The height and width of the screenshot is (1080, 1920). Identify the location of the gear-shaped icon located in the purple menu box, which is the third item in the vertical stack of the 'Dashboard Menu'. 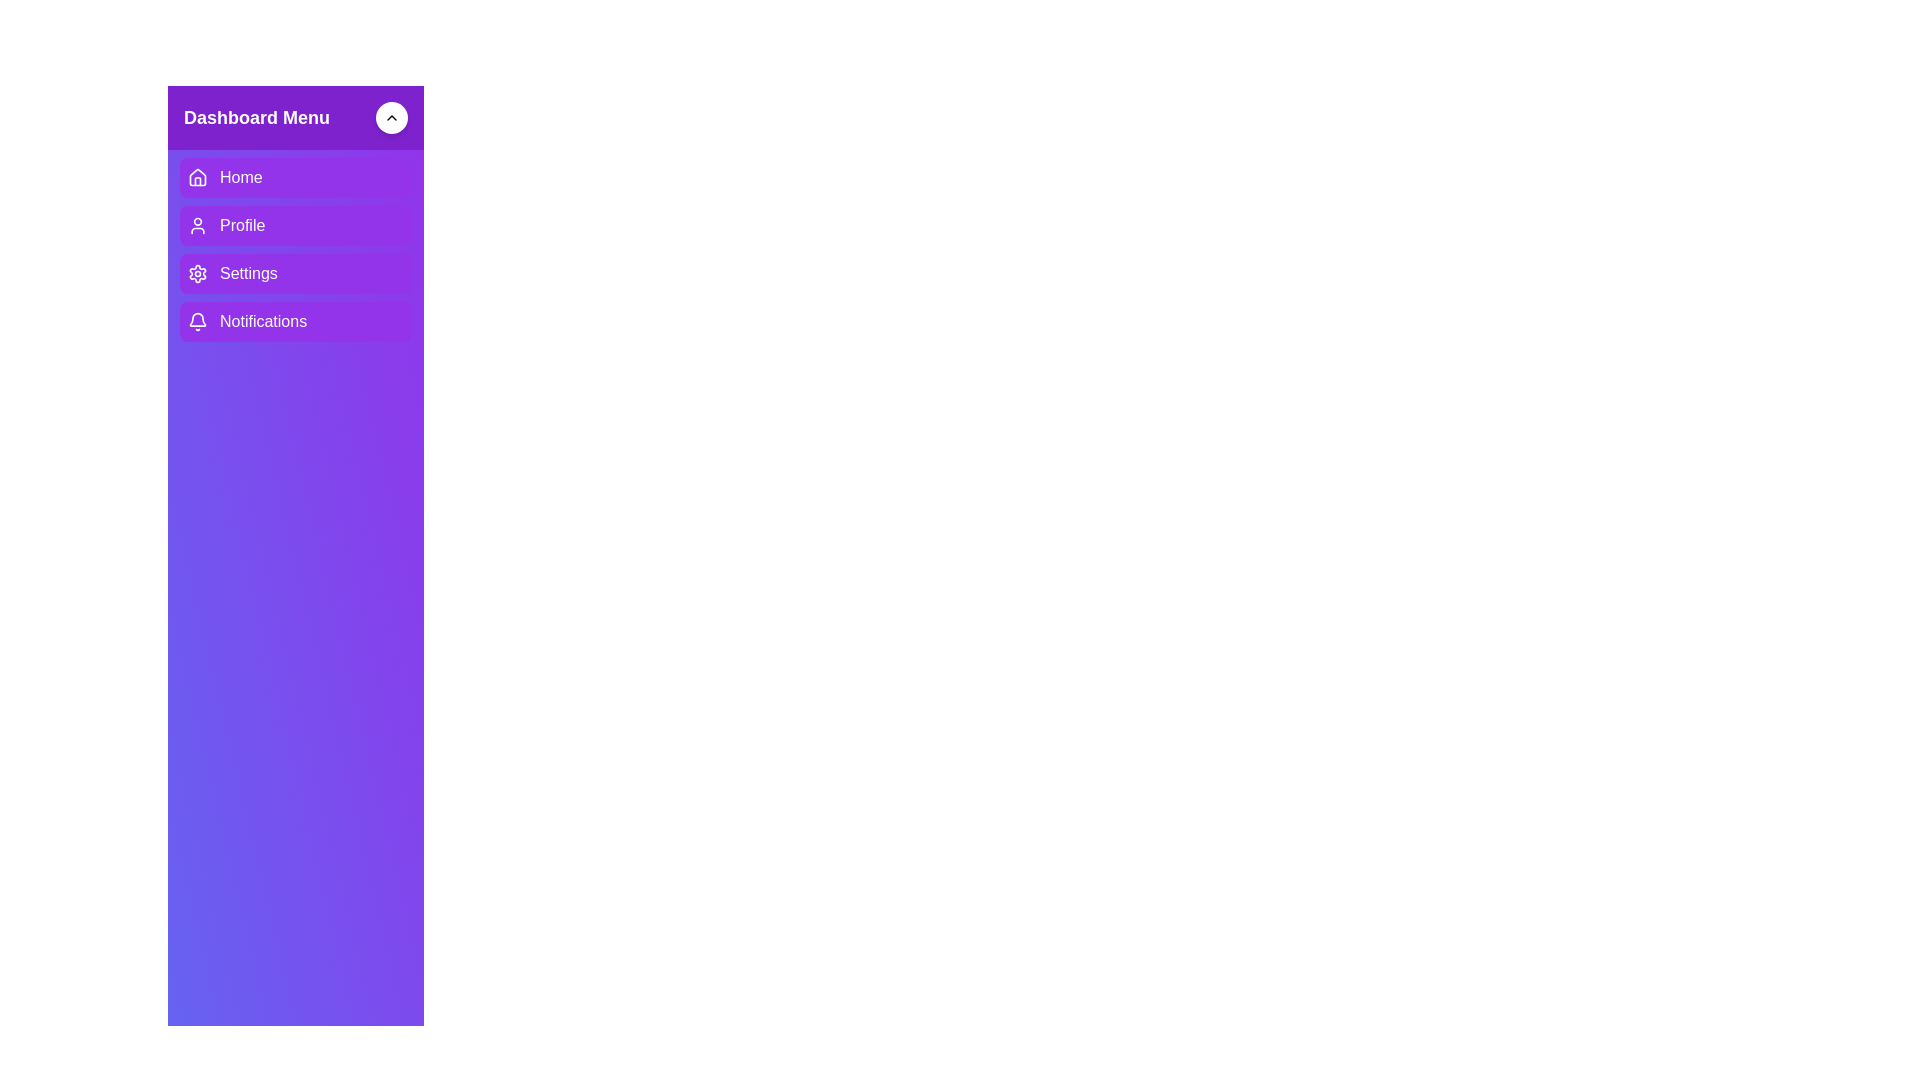
(197, 273).